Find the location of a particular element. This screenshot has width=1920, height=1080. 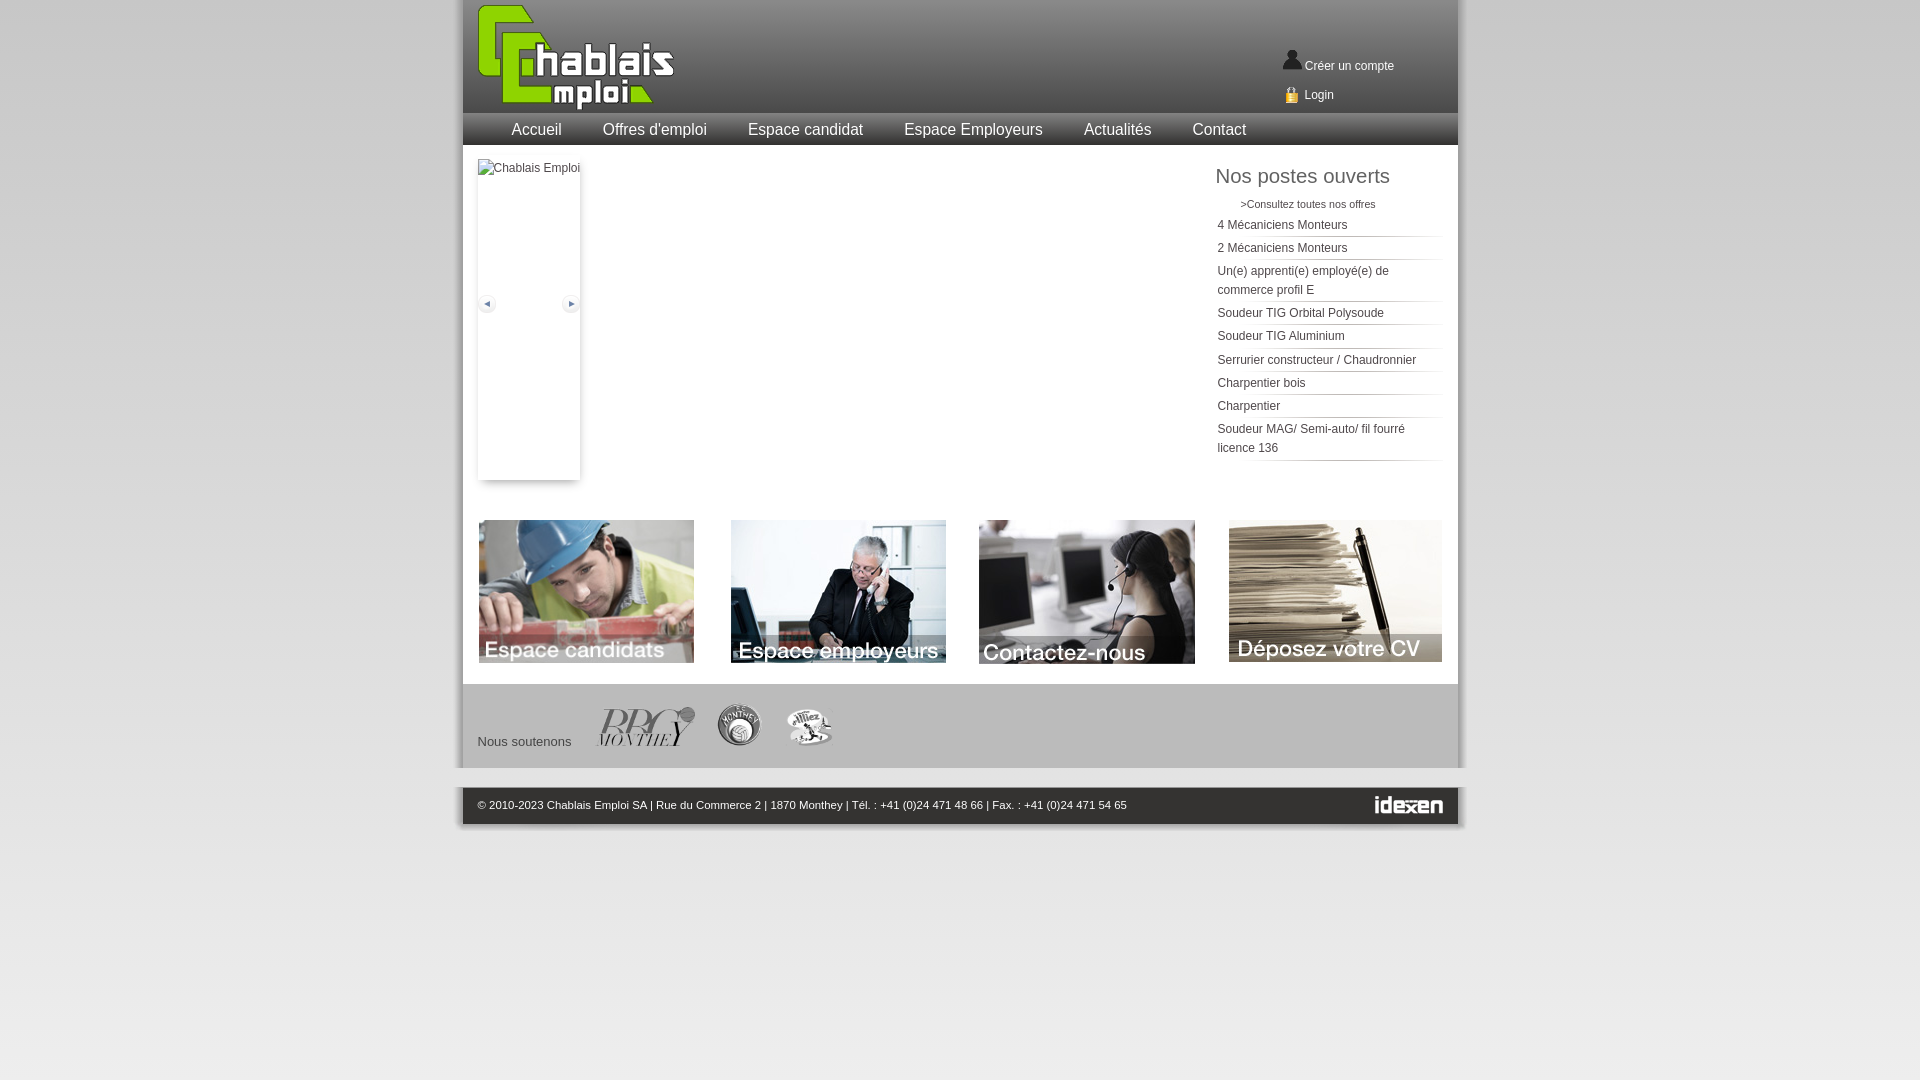

'Login' is located at coordinates (1318, 95).